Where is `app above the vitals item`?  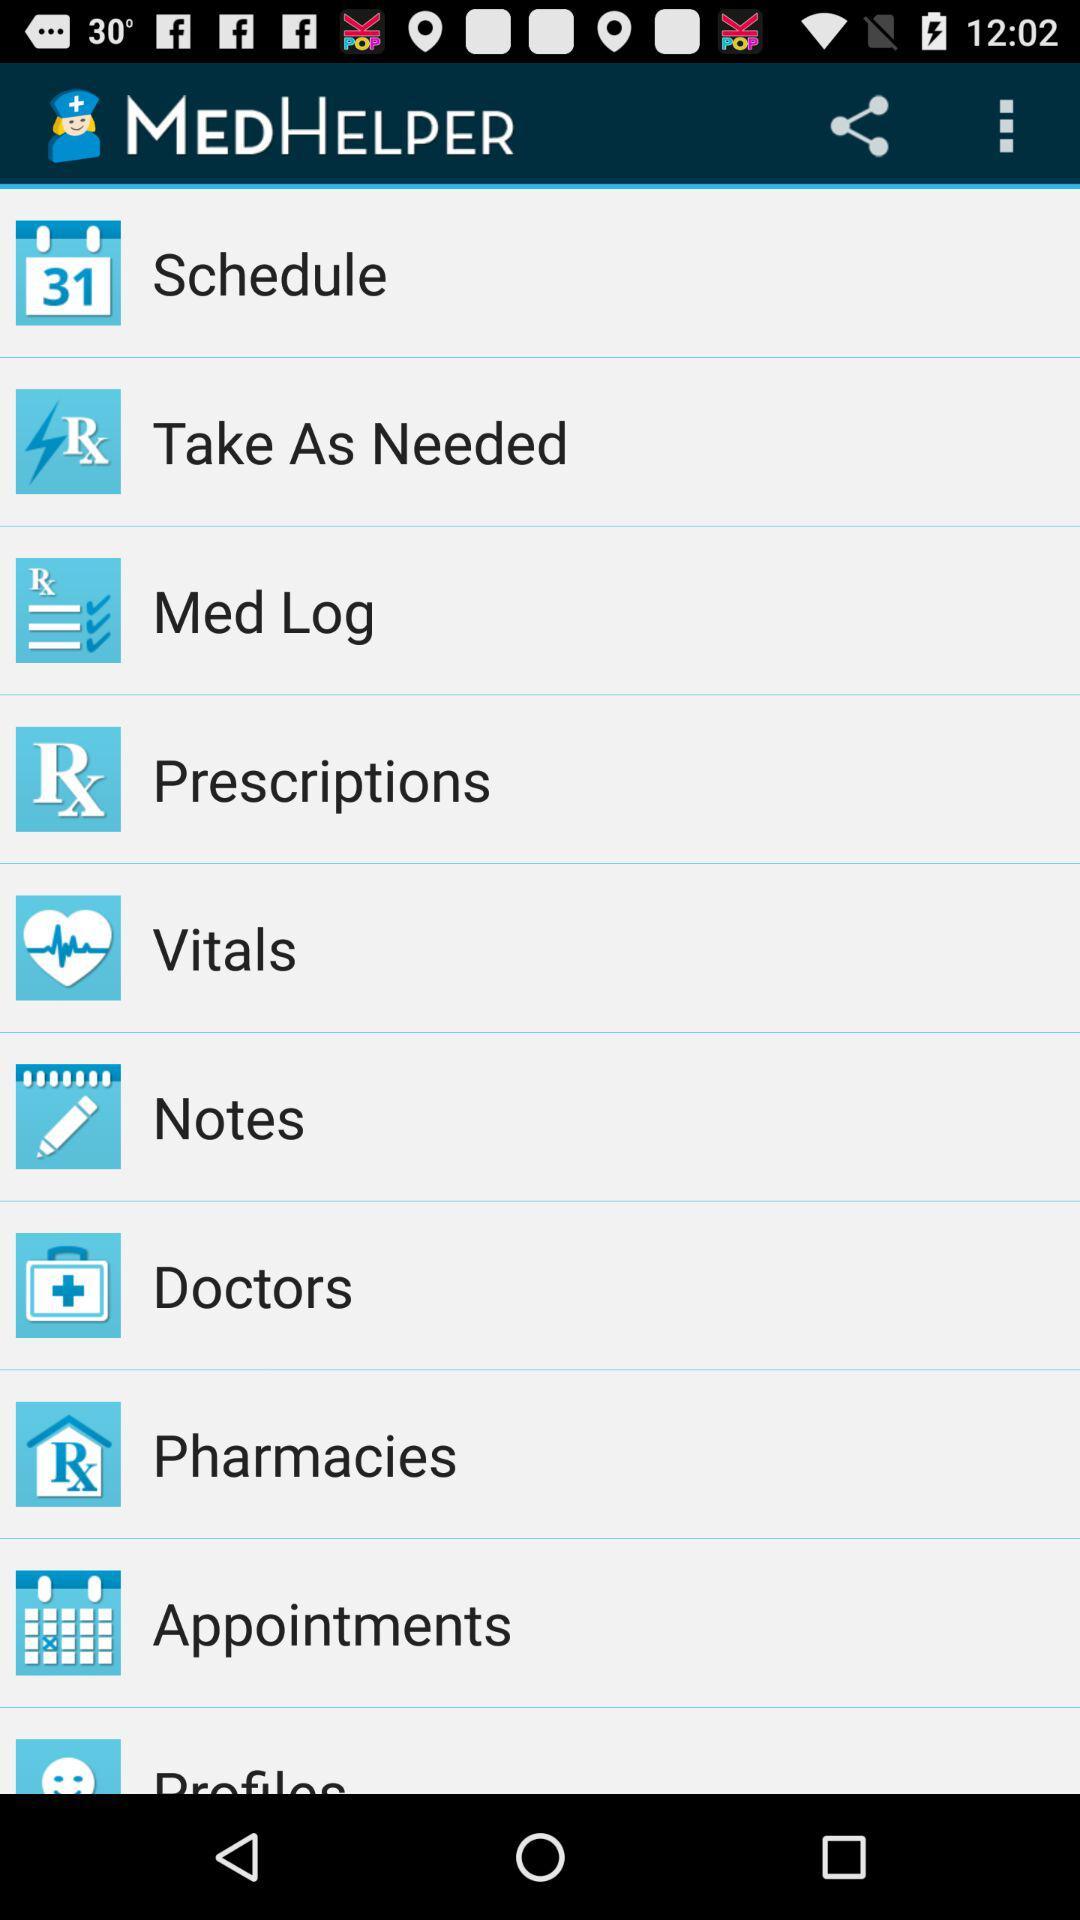
app above the vitals item is located at coordinates (607, 778).